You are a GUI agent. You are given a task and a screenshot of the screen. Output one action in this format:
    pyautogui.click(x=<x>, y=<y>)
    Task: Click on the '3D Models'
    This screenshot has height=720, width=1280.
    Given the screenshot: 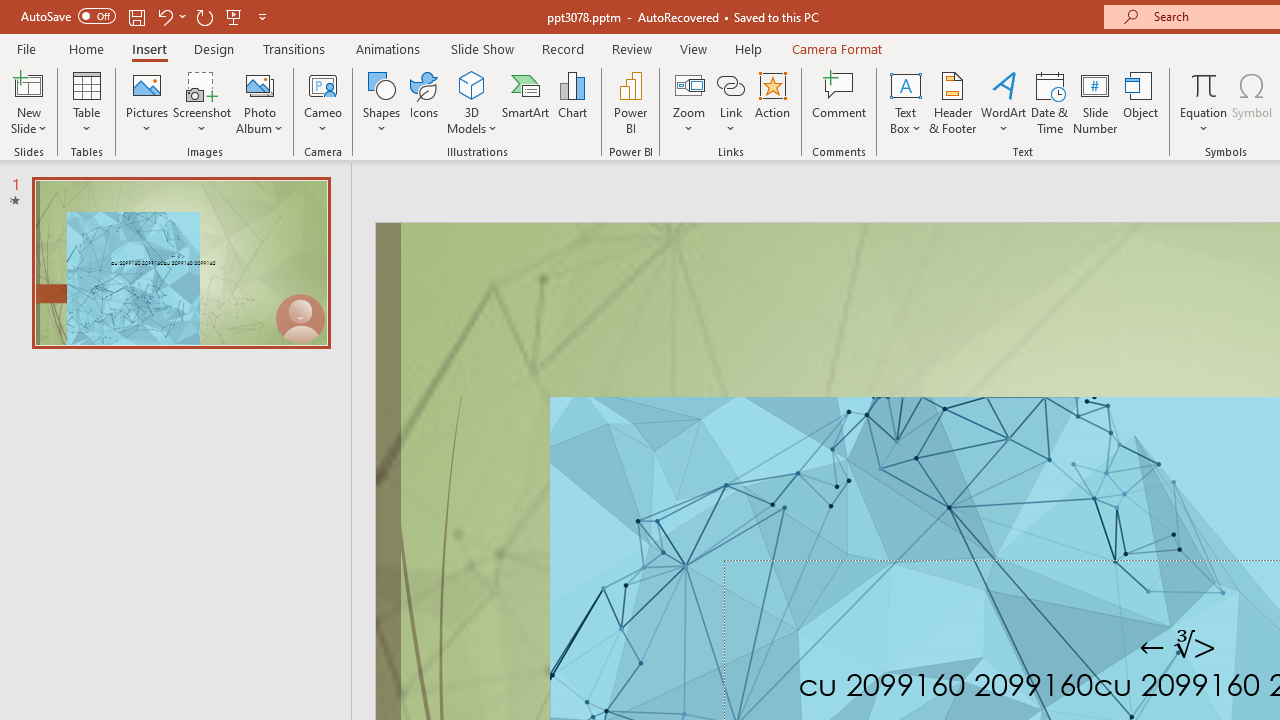 What is the action you would take?
    pyautogui.click(x=471, y=103)
    